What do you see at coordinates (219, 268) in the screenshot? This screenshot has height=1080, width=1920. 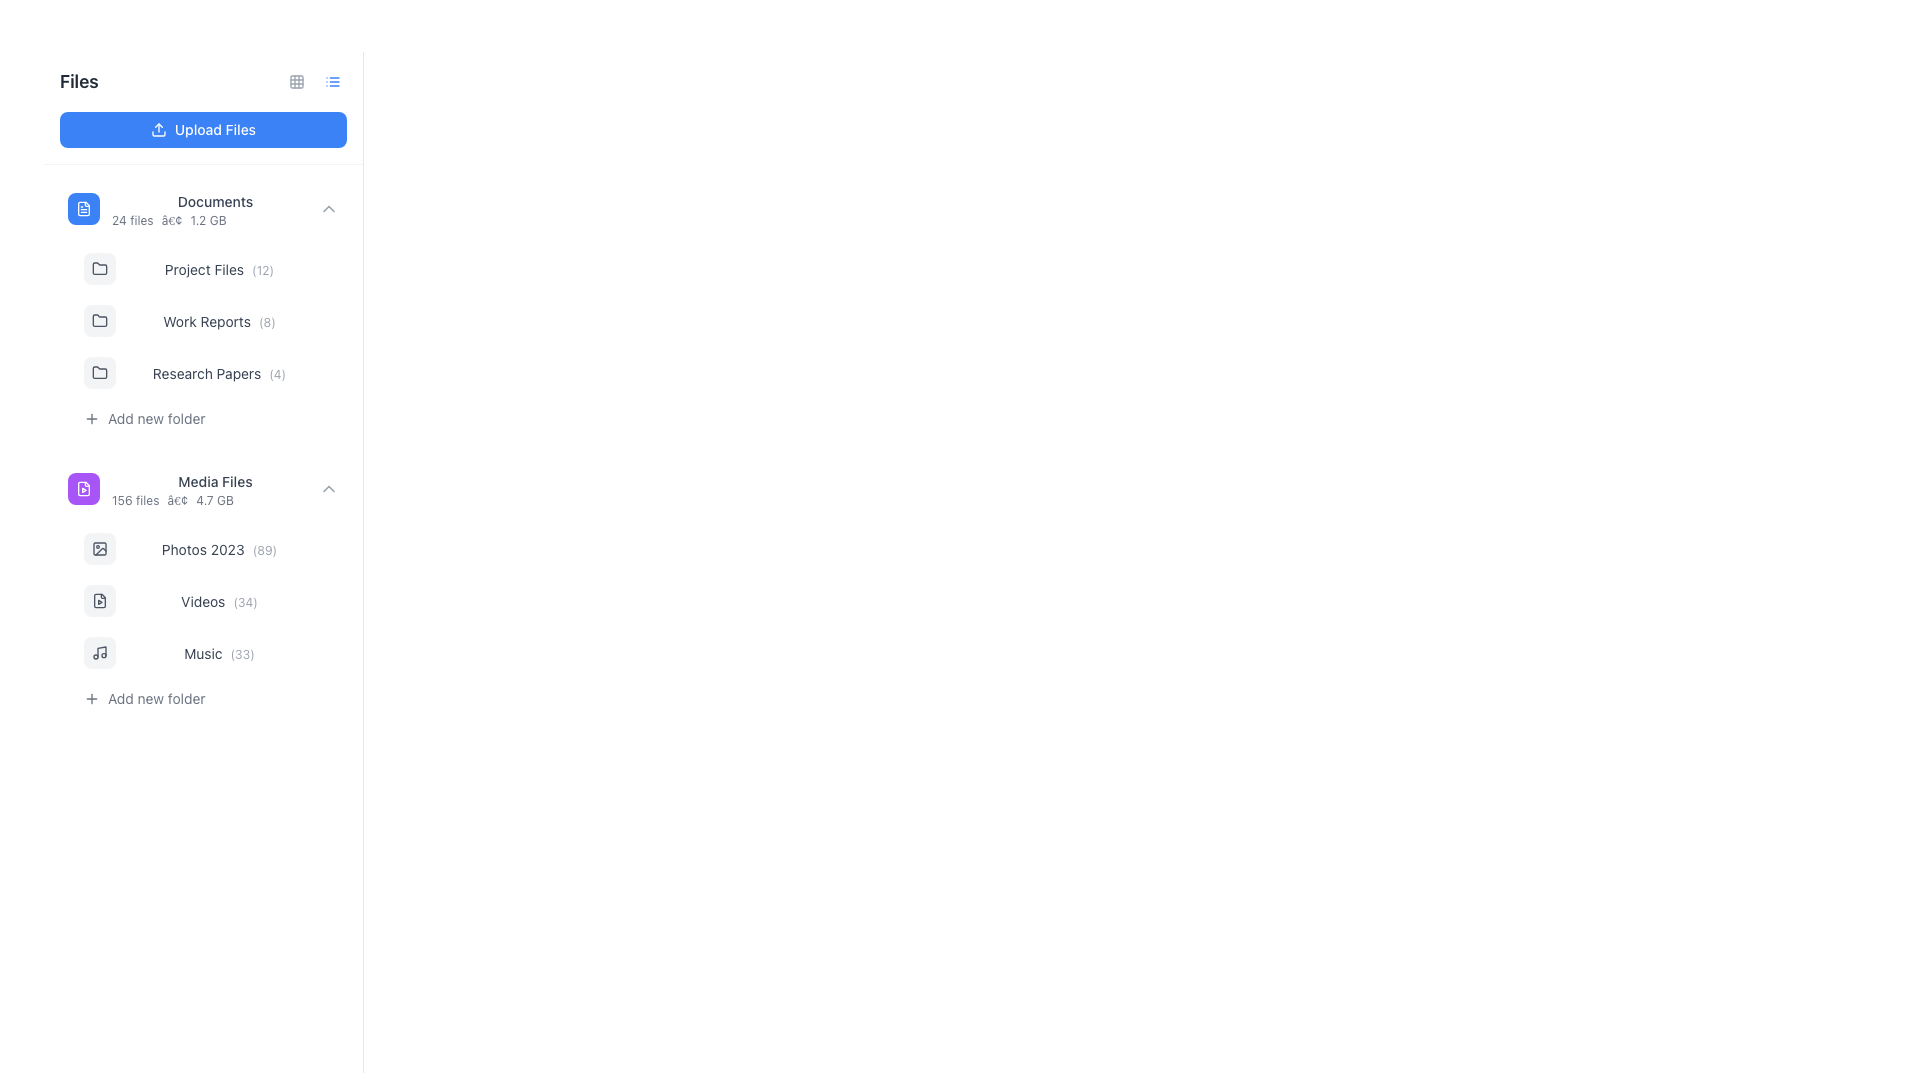 I see `the 'Project Files(12)' navigation link located in the second slot under the 'Documents' header in the left-hand vertical navigation menu` at bounding box center [219, 268].